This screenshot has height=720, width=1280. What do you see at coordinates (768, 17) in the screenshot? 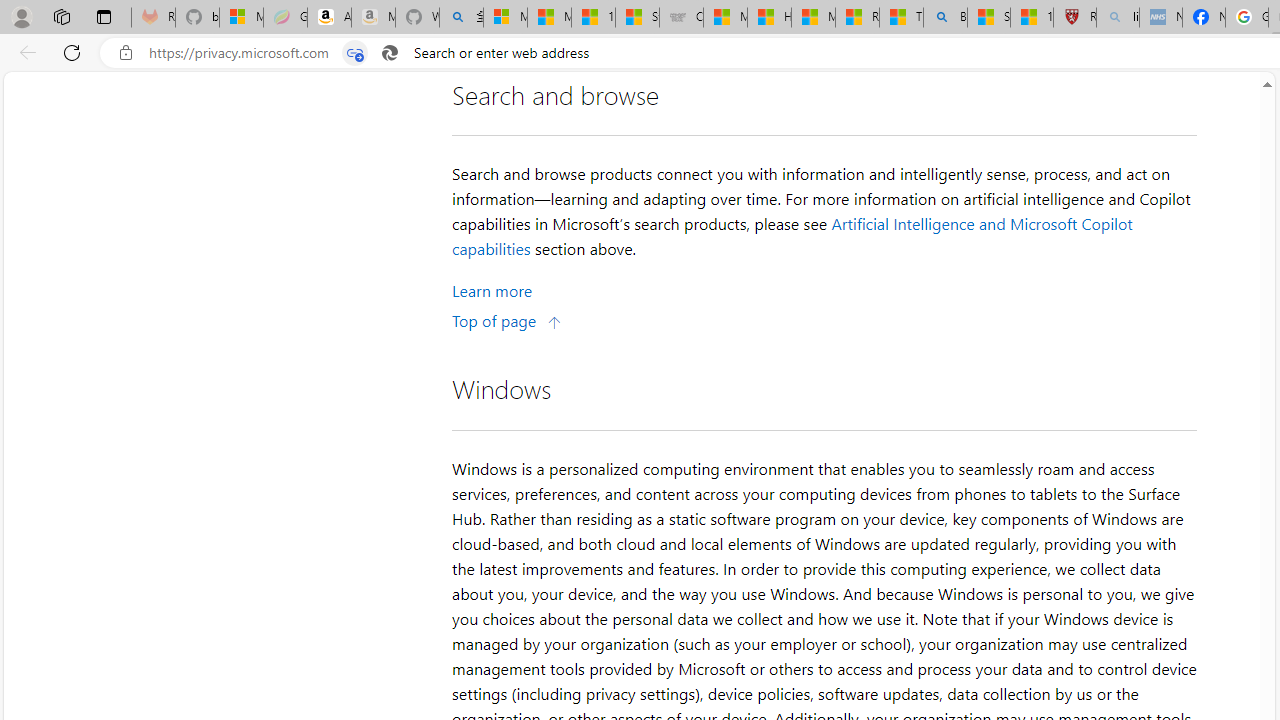
I see `'How I Got Rid of Microsoft Edge'` at bounding box center [768, 17].